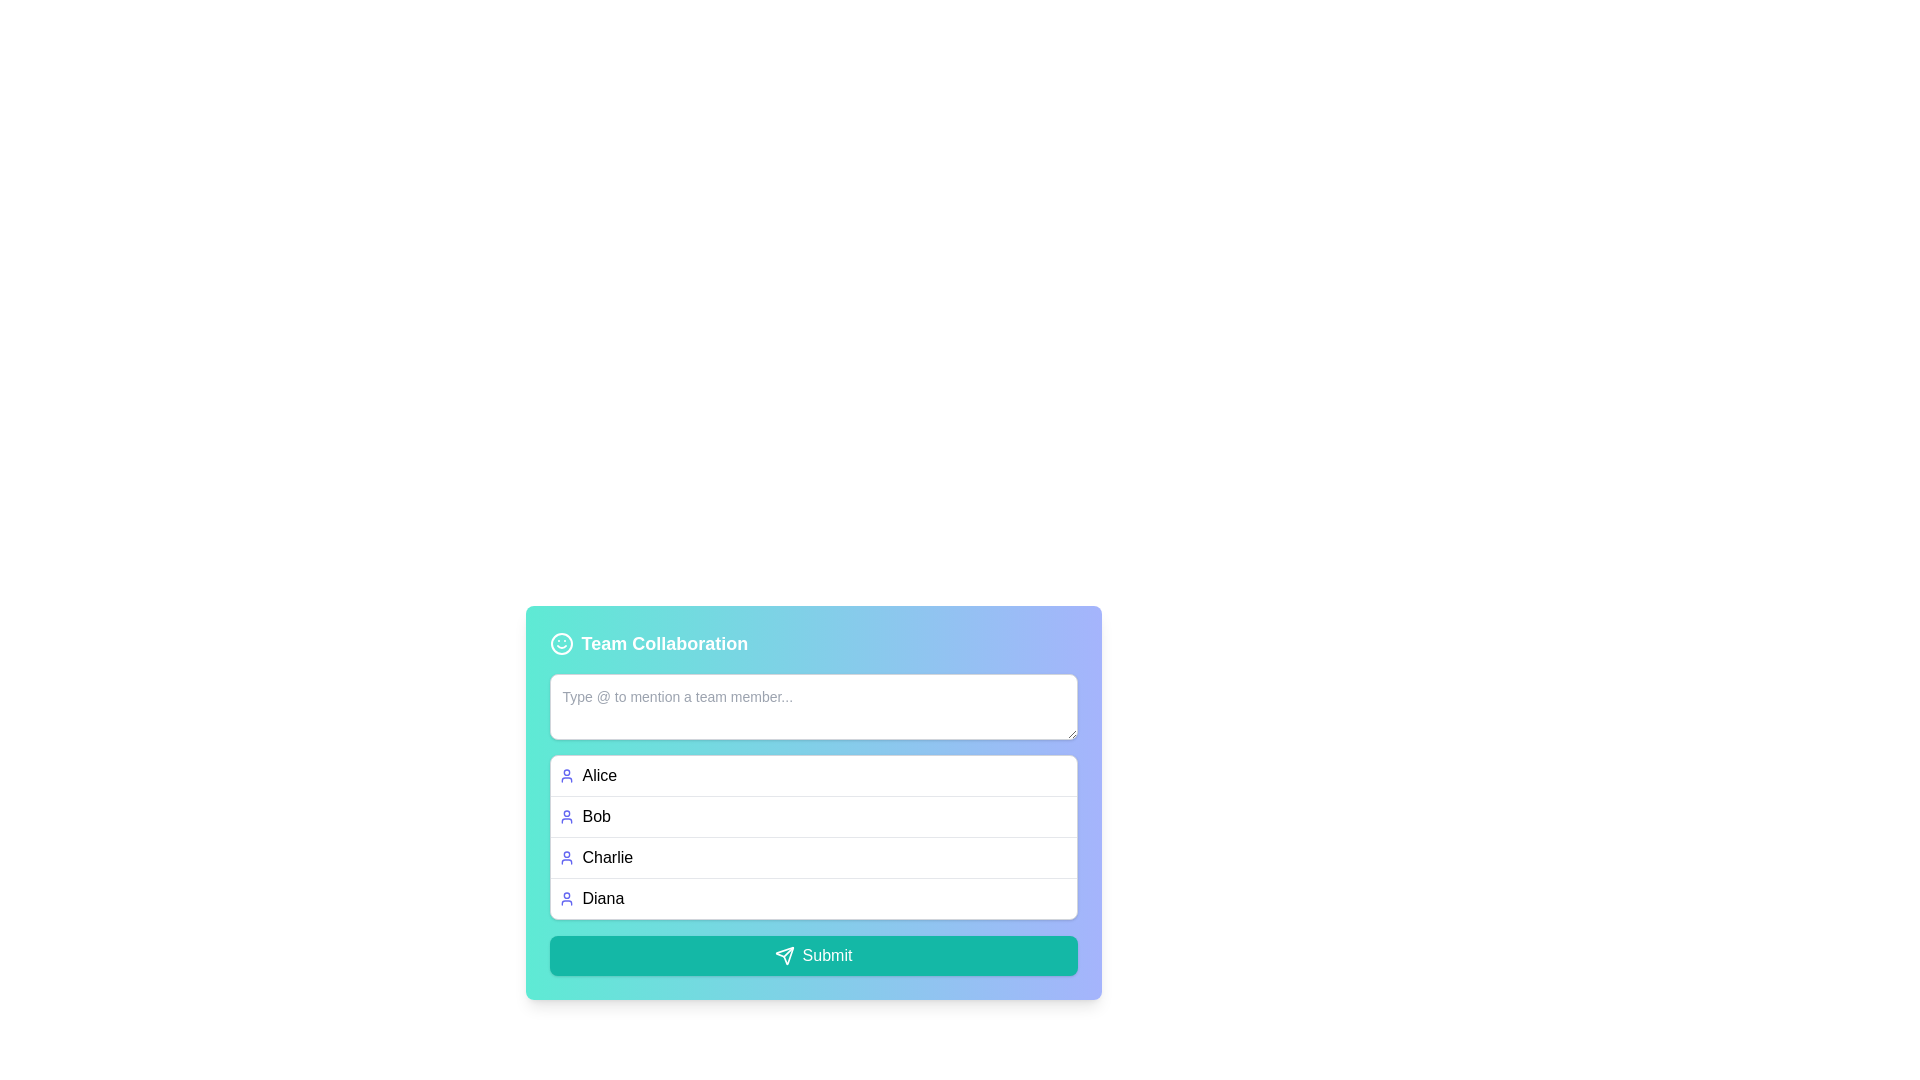 The width and height of the screenshot is (1920, 1080). What do you see at coordinates (813, 801) in the screenshot?
I see `the list item containing the name 'Bob'` at bounding box center [813, 801].